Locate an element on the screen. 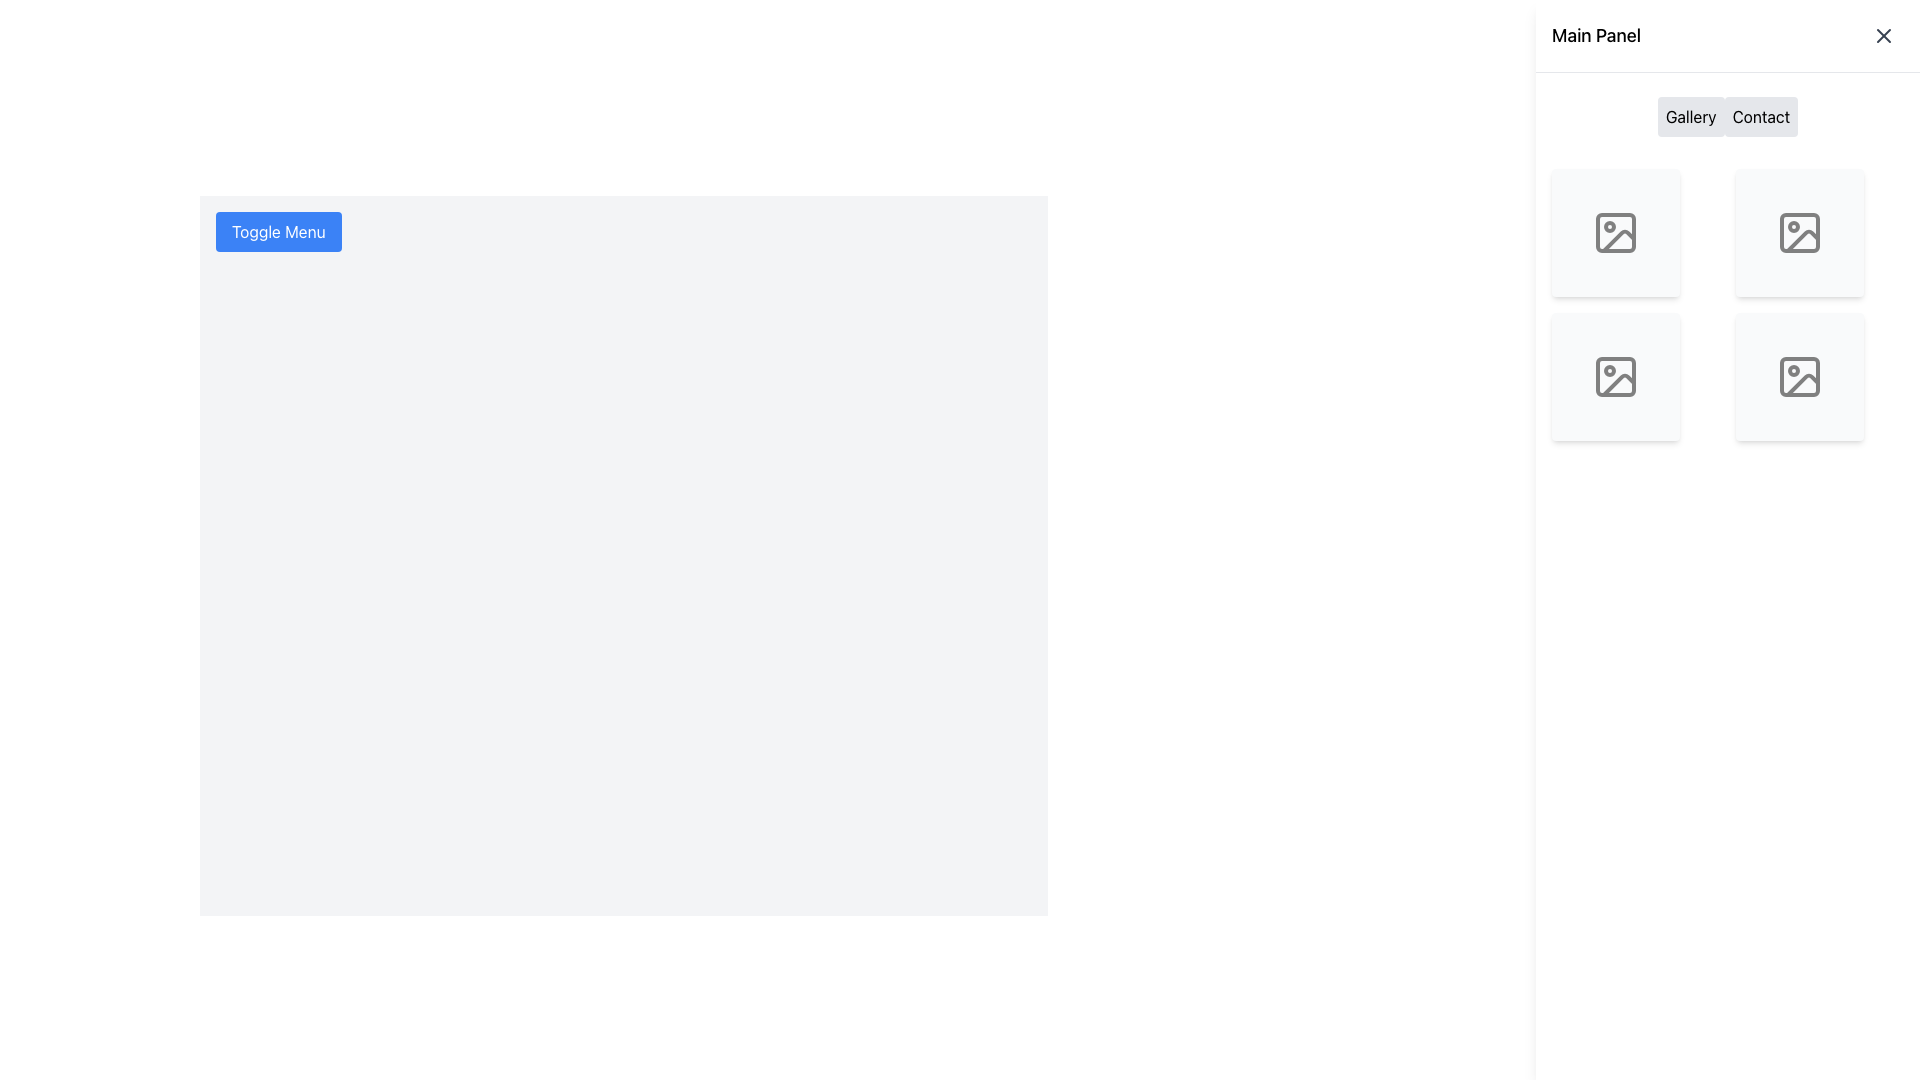  non-interactive decorative SVG rectangle located in the bottom-left icon of the grid in the right panel is located at coordinates (1616, 377).